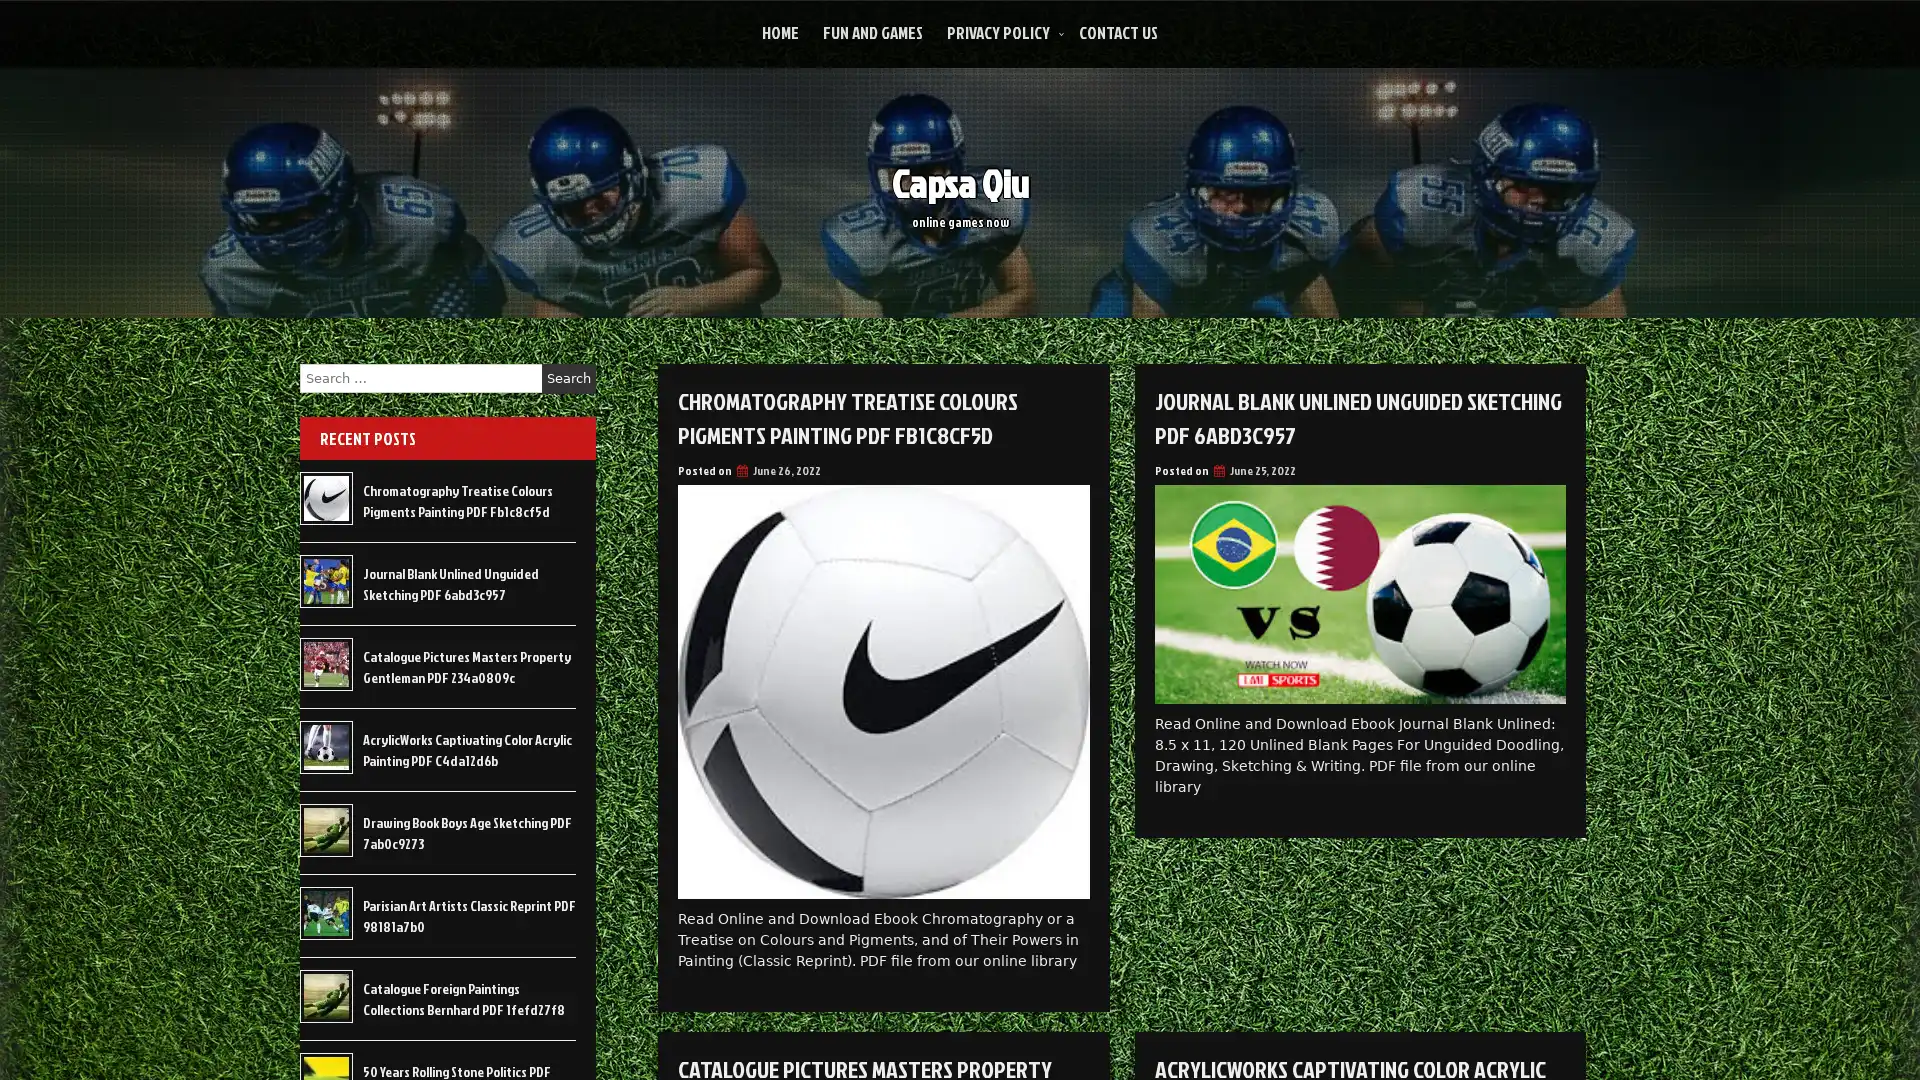 The height and width of the screenshot is (1080, 1920). I want to click on Search, so click(568, 378).